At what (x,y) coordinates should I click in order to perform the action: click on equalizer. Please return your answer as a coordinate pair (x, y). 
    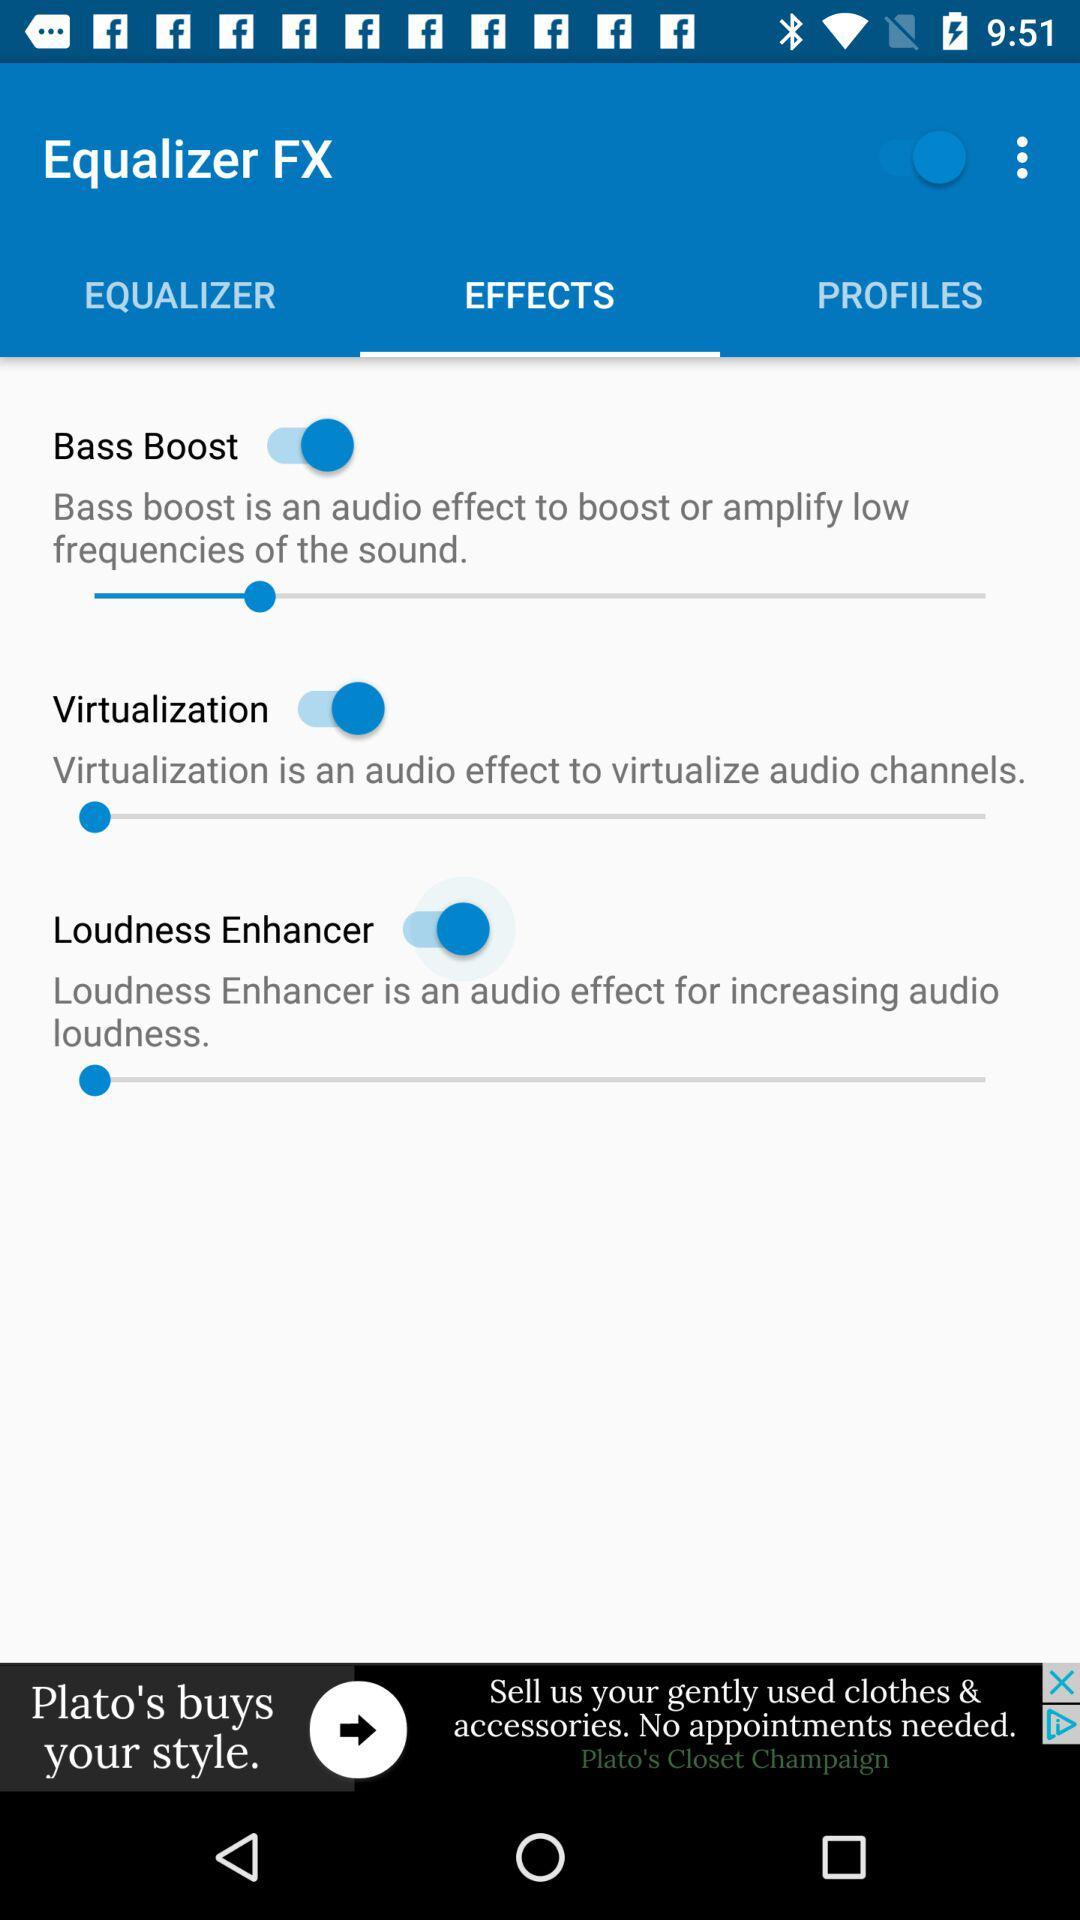
    Looking at the image, I should click on (912, 156).